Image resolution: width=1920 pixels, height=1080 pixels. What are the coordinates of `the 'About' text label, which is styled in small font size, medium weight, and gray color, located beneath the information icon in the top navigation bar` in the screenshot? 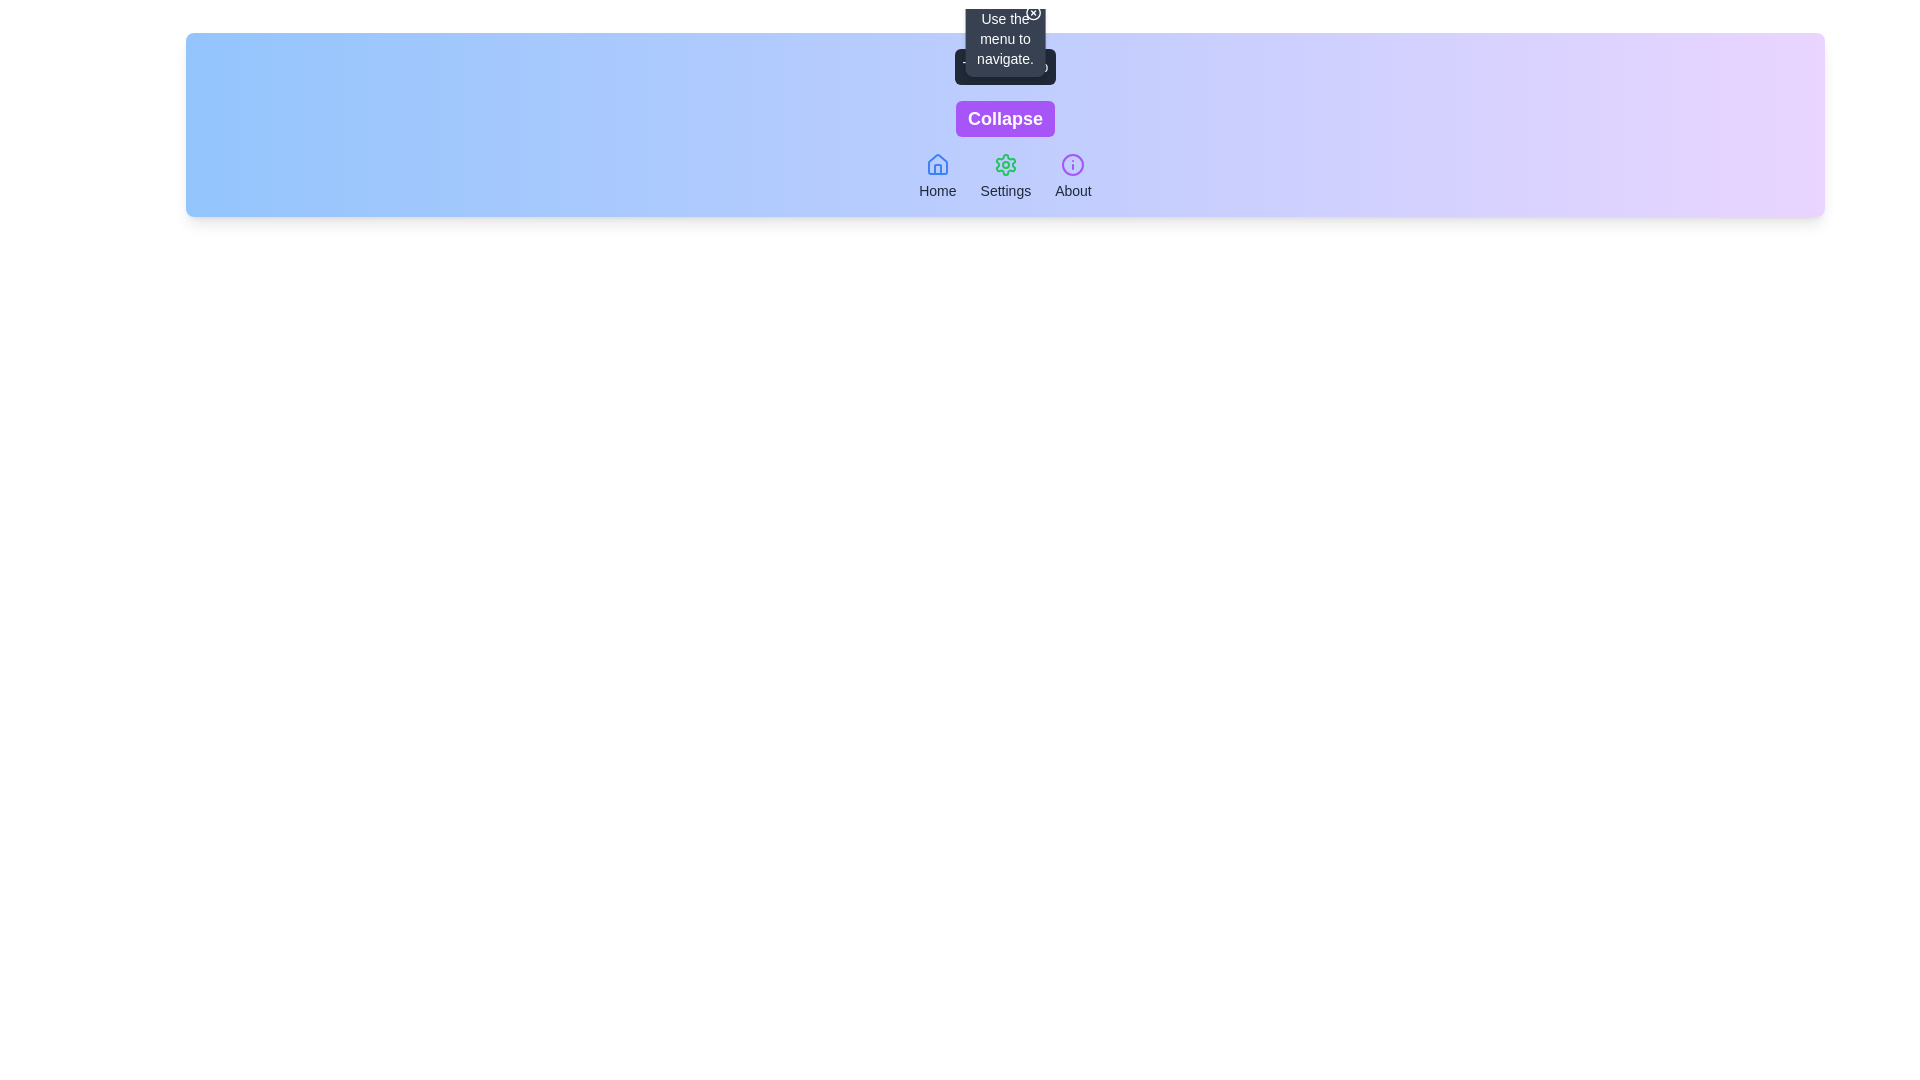 It's located at (1072, 191).